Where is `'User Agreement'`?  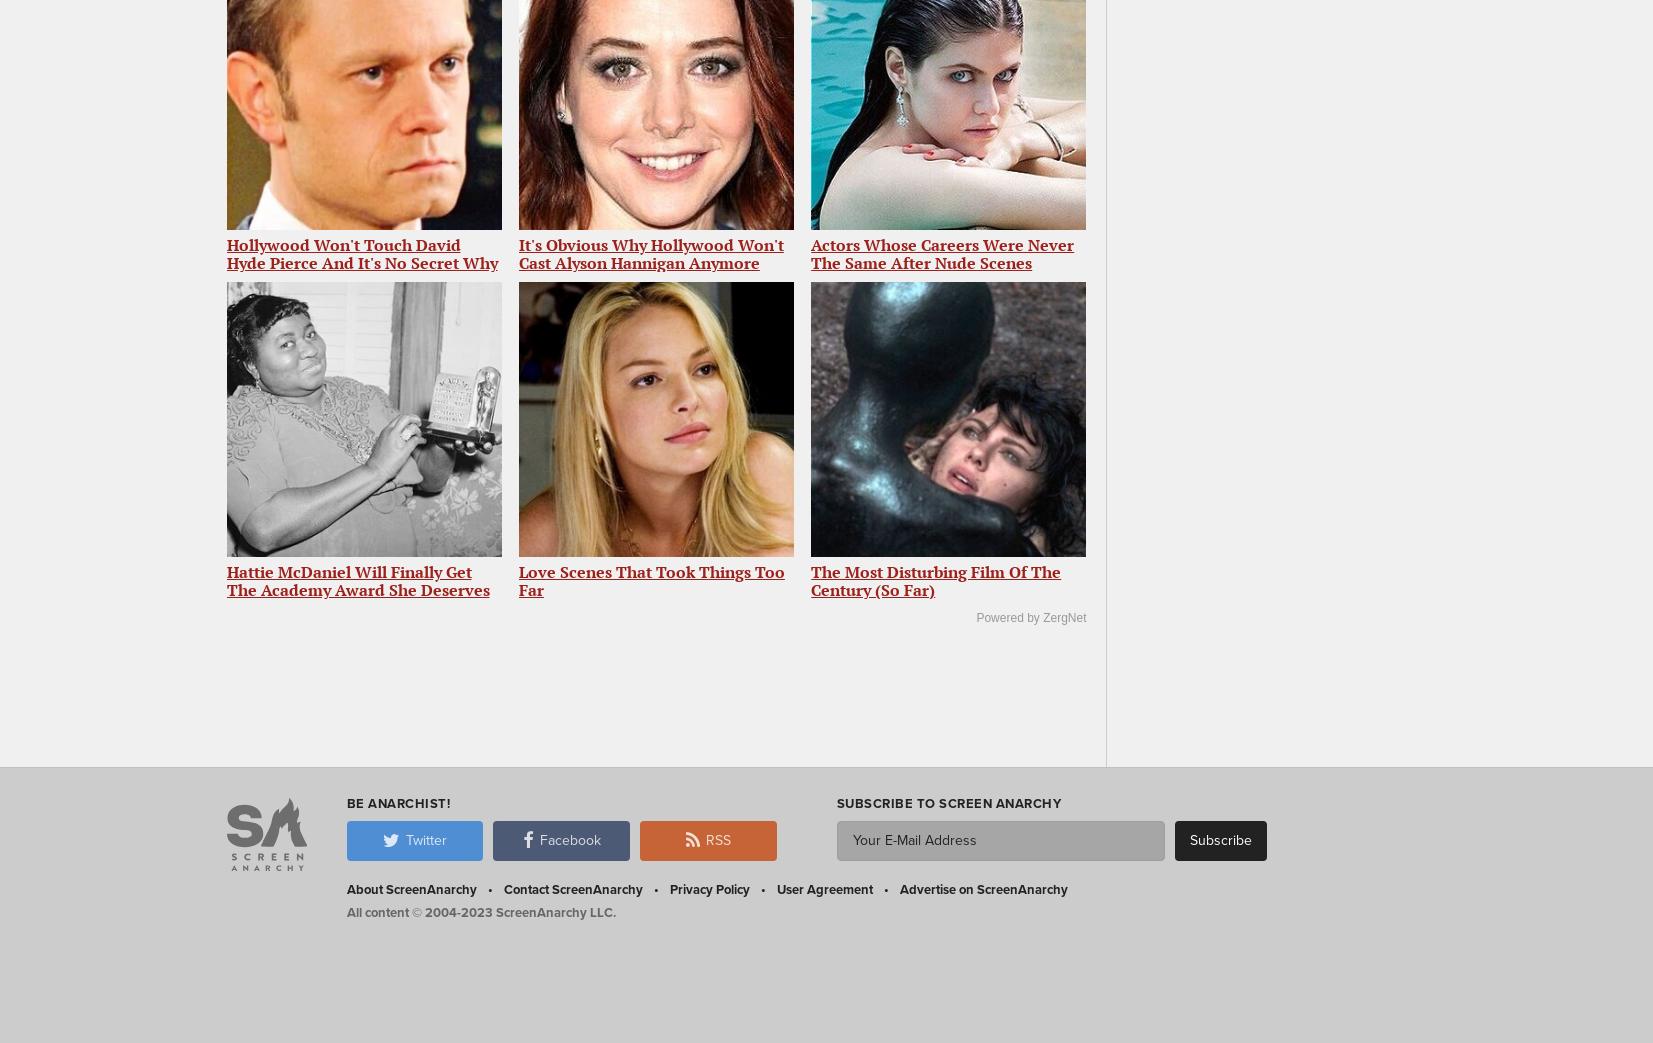
'User Agreement' is located at coordinates (774, 888).